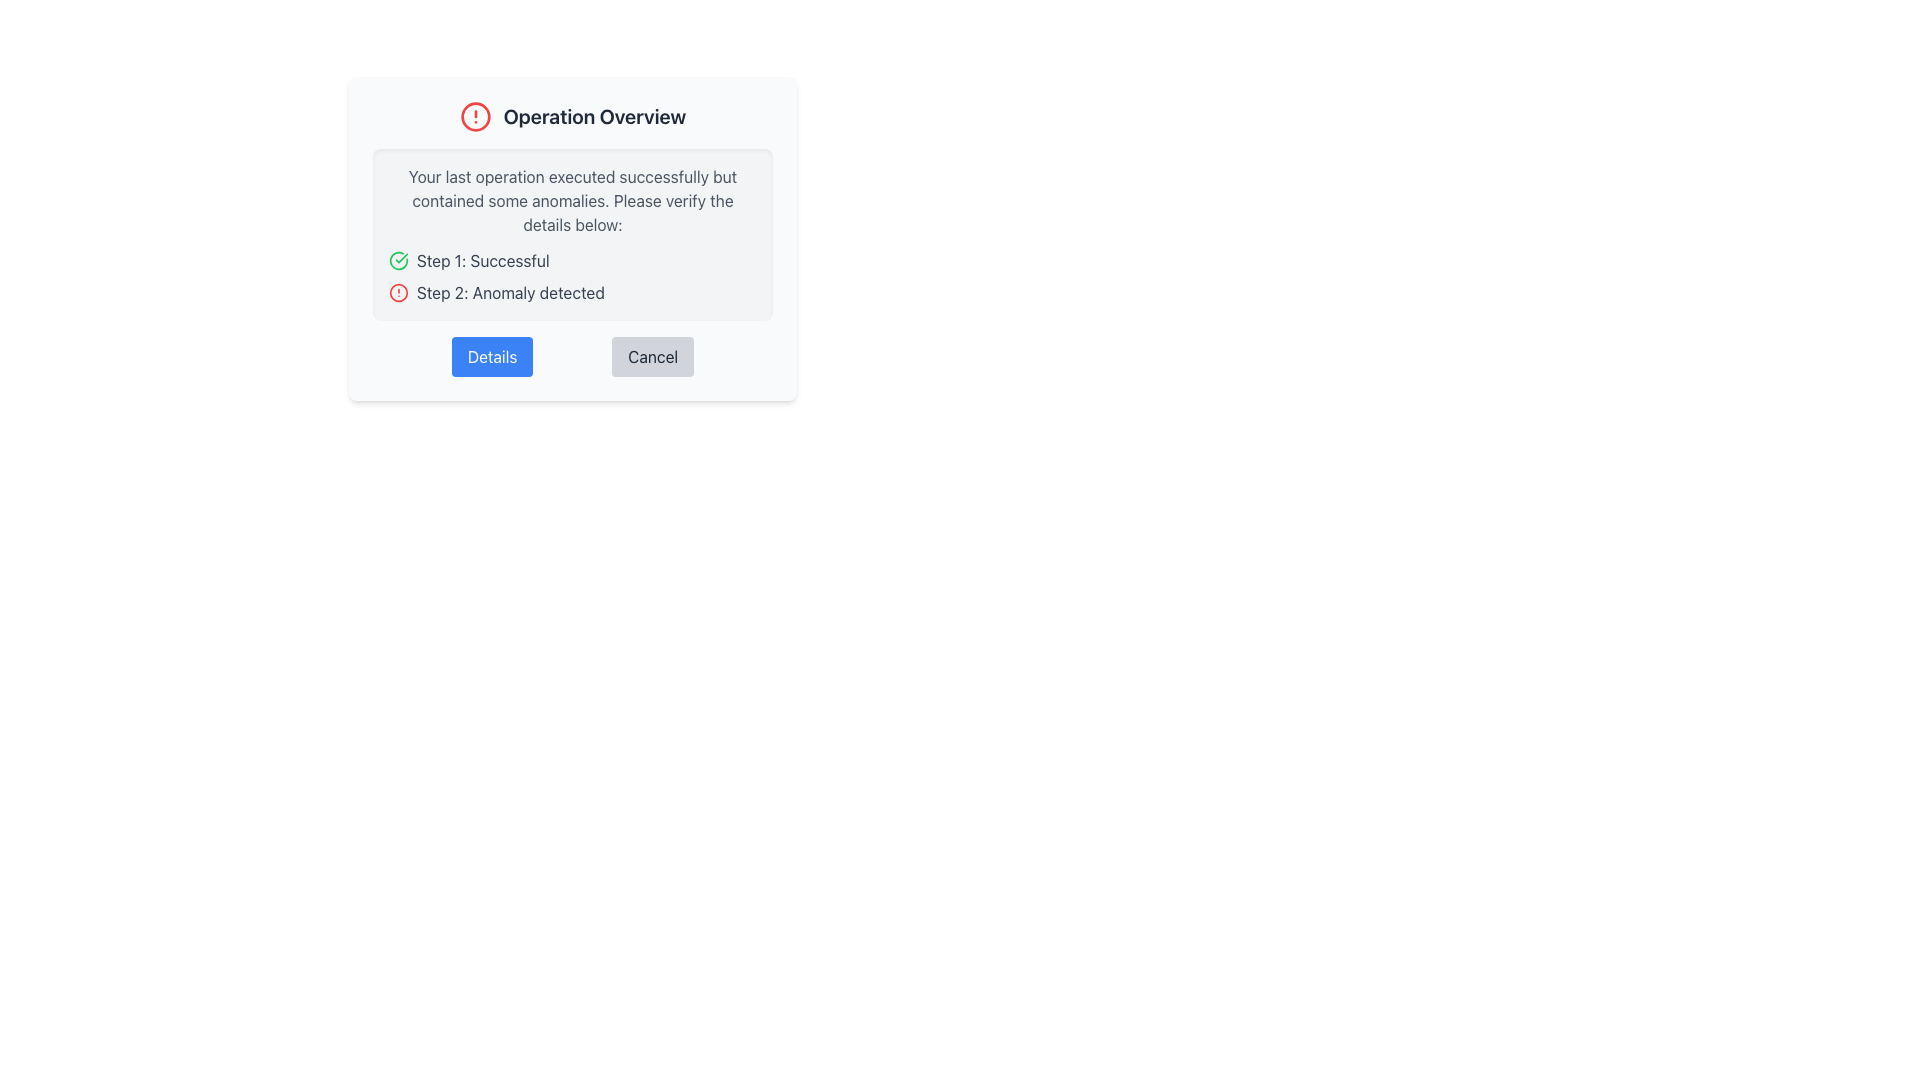  Describe the element at coordinates (398, 260) in the screenshot. I see `the circular green icon with a checkmark symbol indicating success, located to the left of the text 'Step 1: Successful' within the modal dialog` at that location.